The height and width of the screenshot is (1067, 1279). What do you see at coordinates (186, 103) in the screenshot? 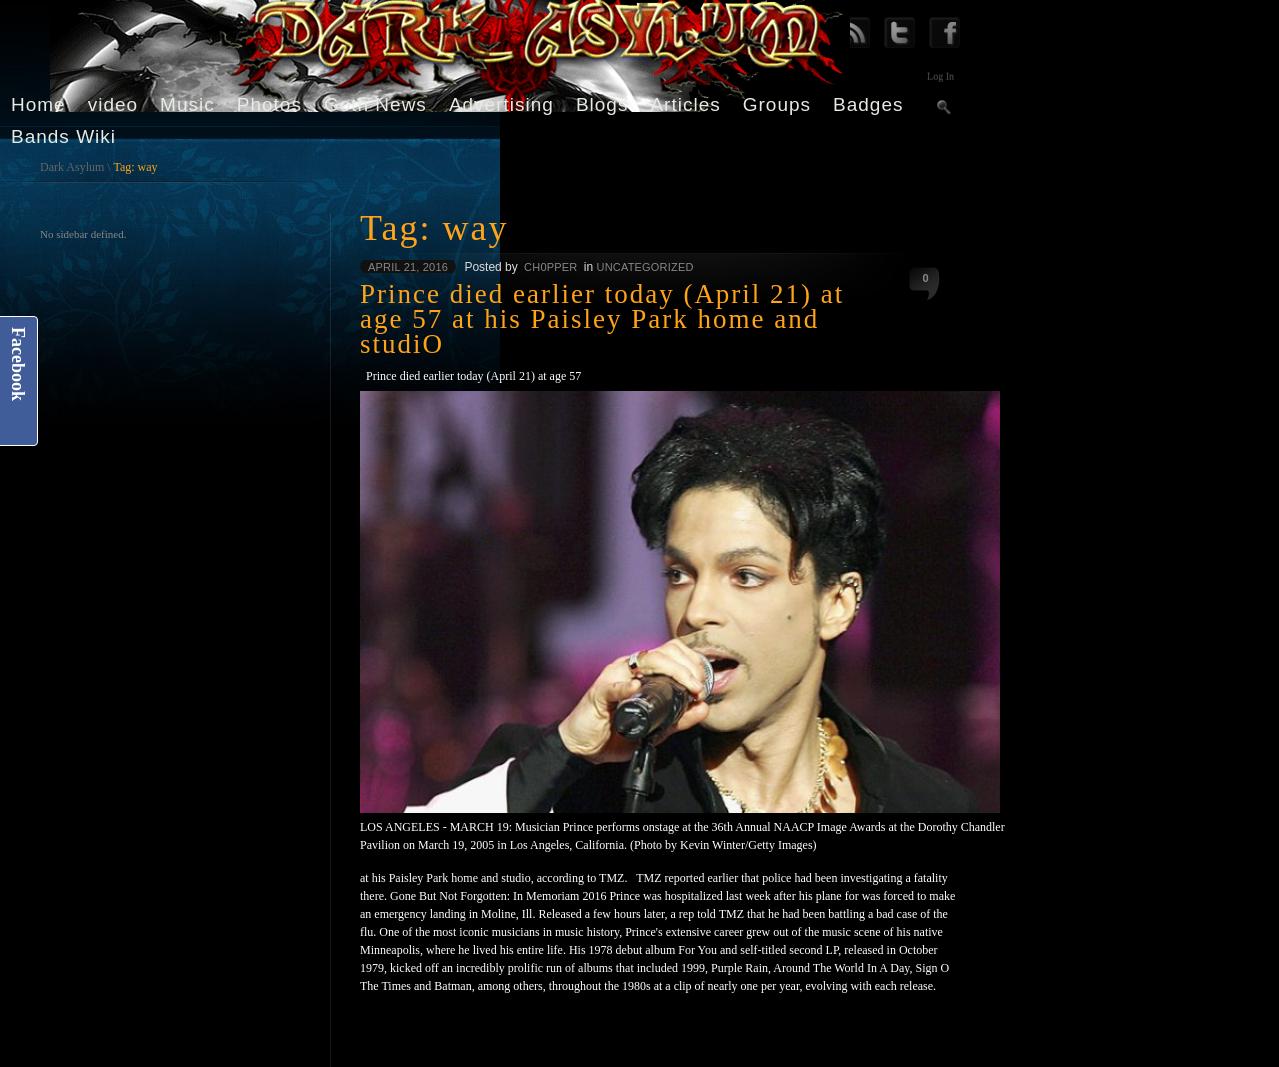
I see `'Music'` at bounding box center [186, 103].